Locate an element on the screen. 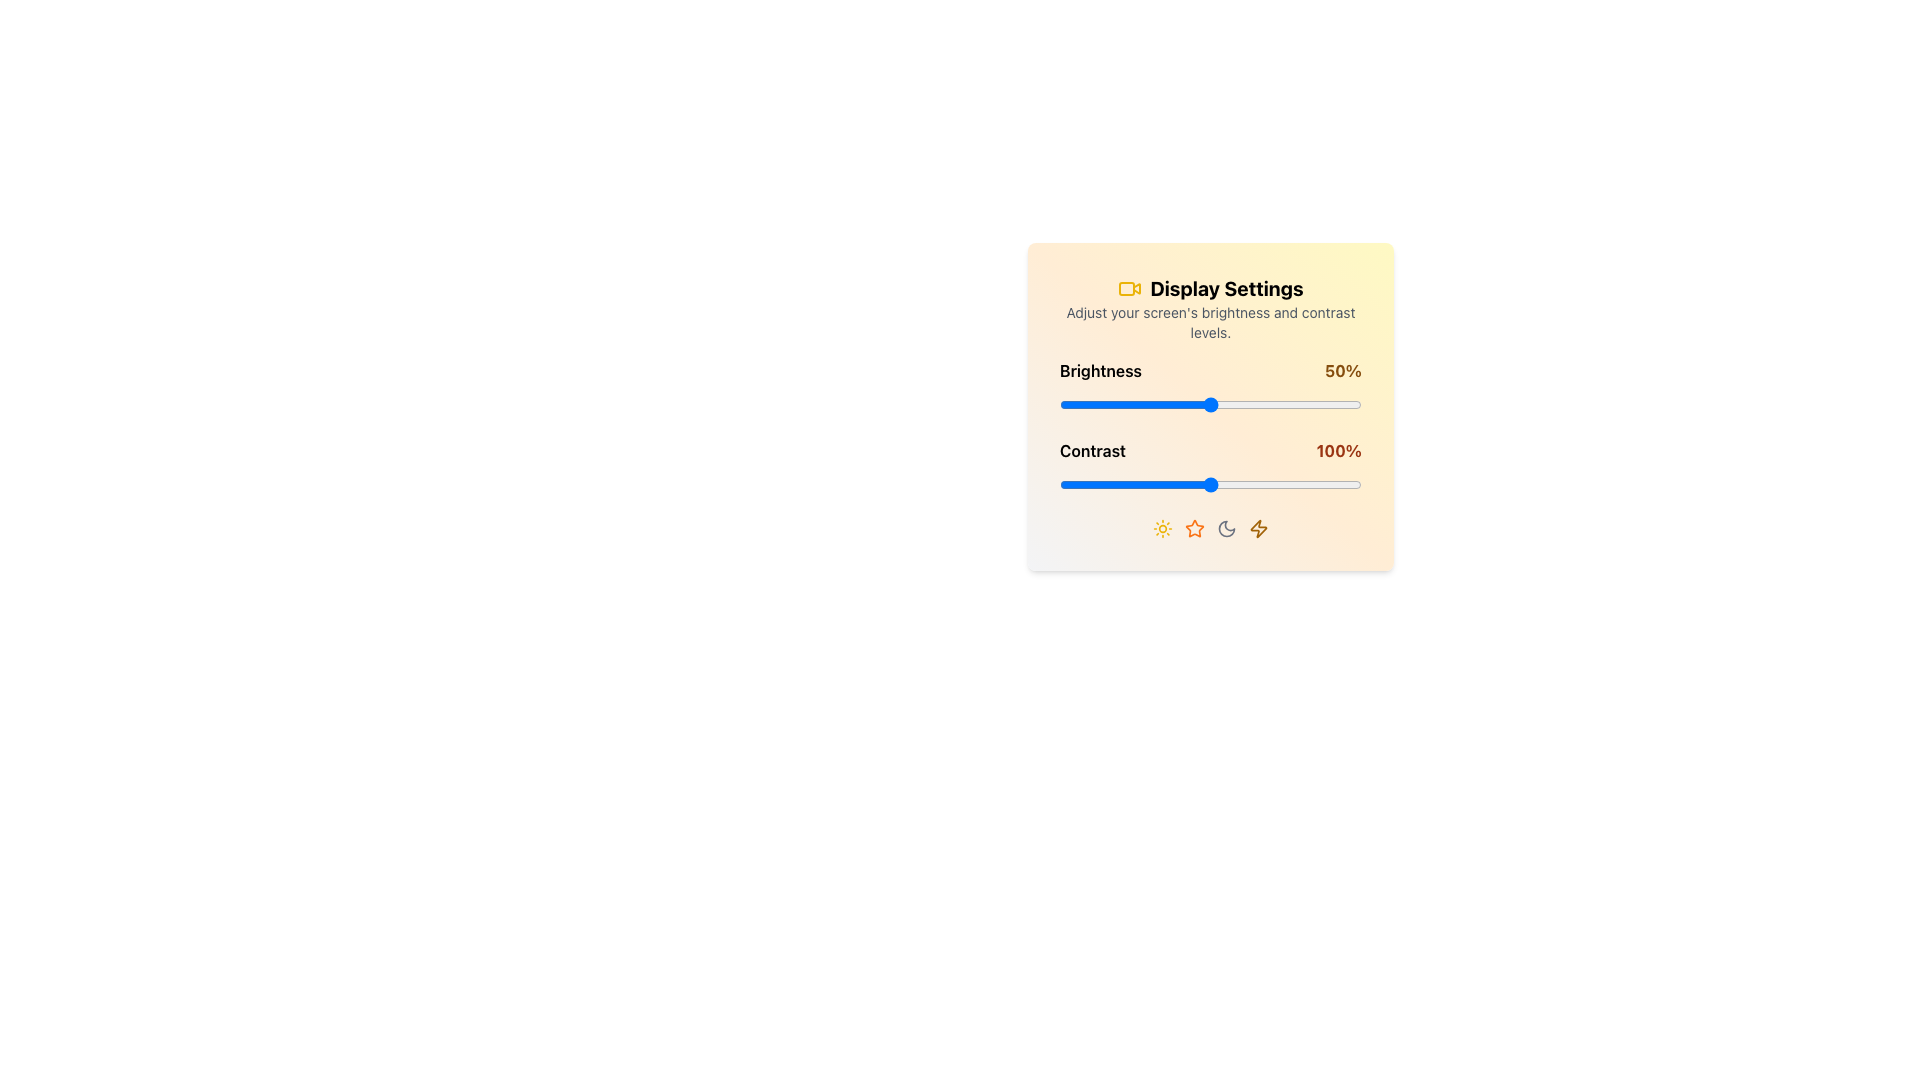  the 'Display Settings' informational header block is located at coordinates (1209, 308).